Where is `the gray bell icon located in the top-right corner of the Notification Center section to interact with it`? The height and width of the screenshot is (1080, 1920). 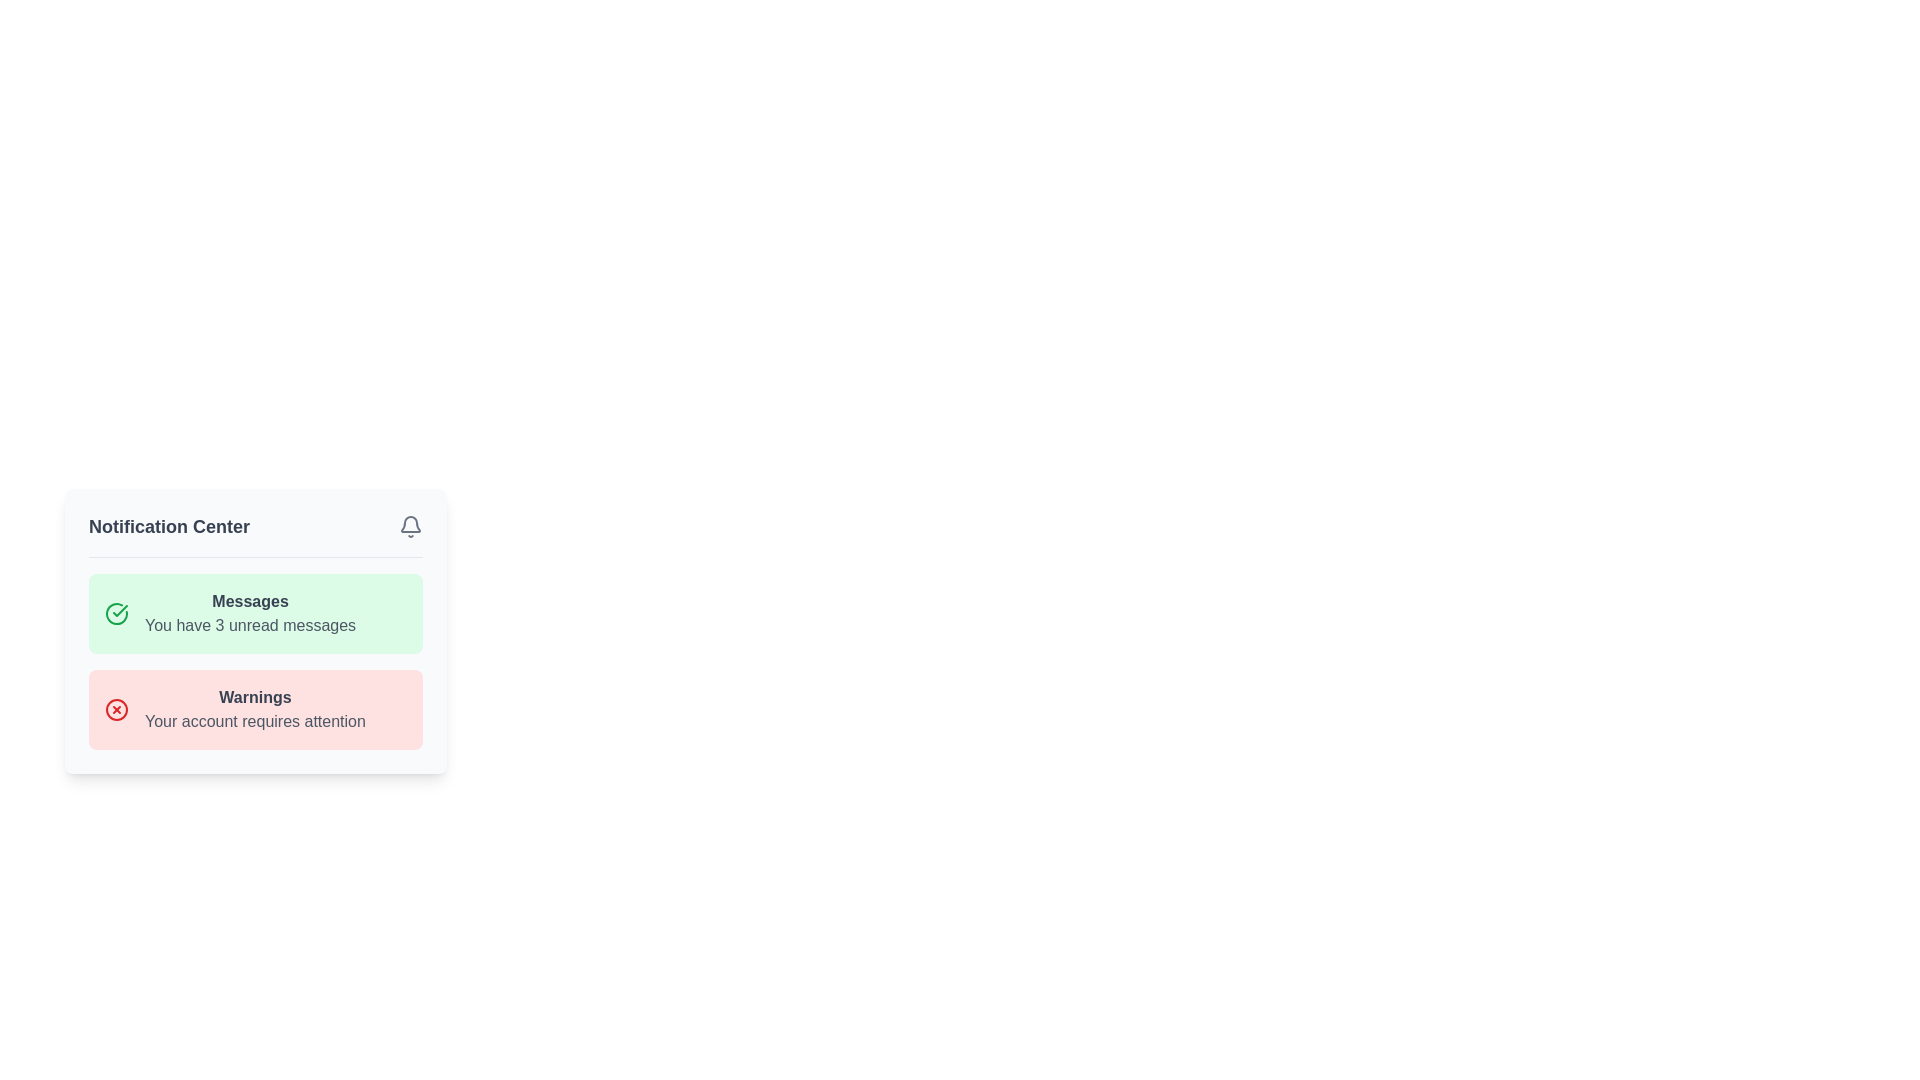
the gray bell icon located in the top-right corner of the Notification Center section to interact with it is located at coordinates (410, 526).